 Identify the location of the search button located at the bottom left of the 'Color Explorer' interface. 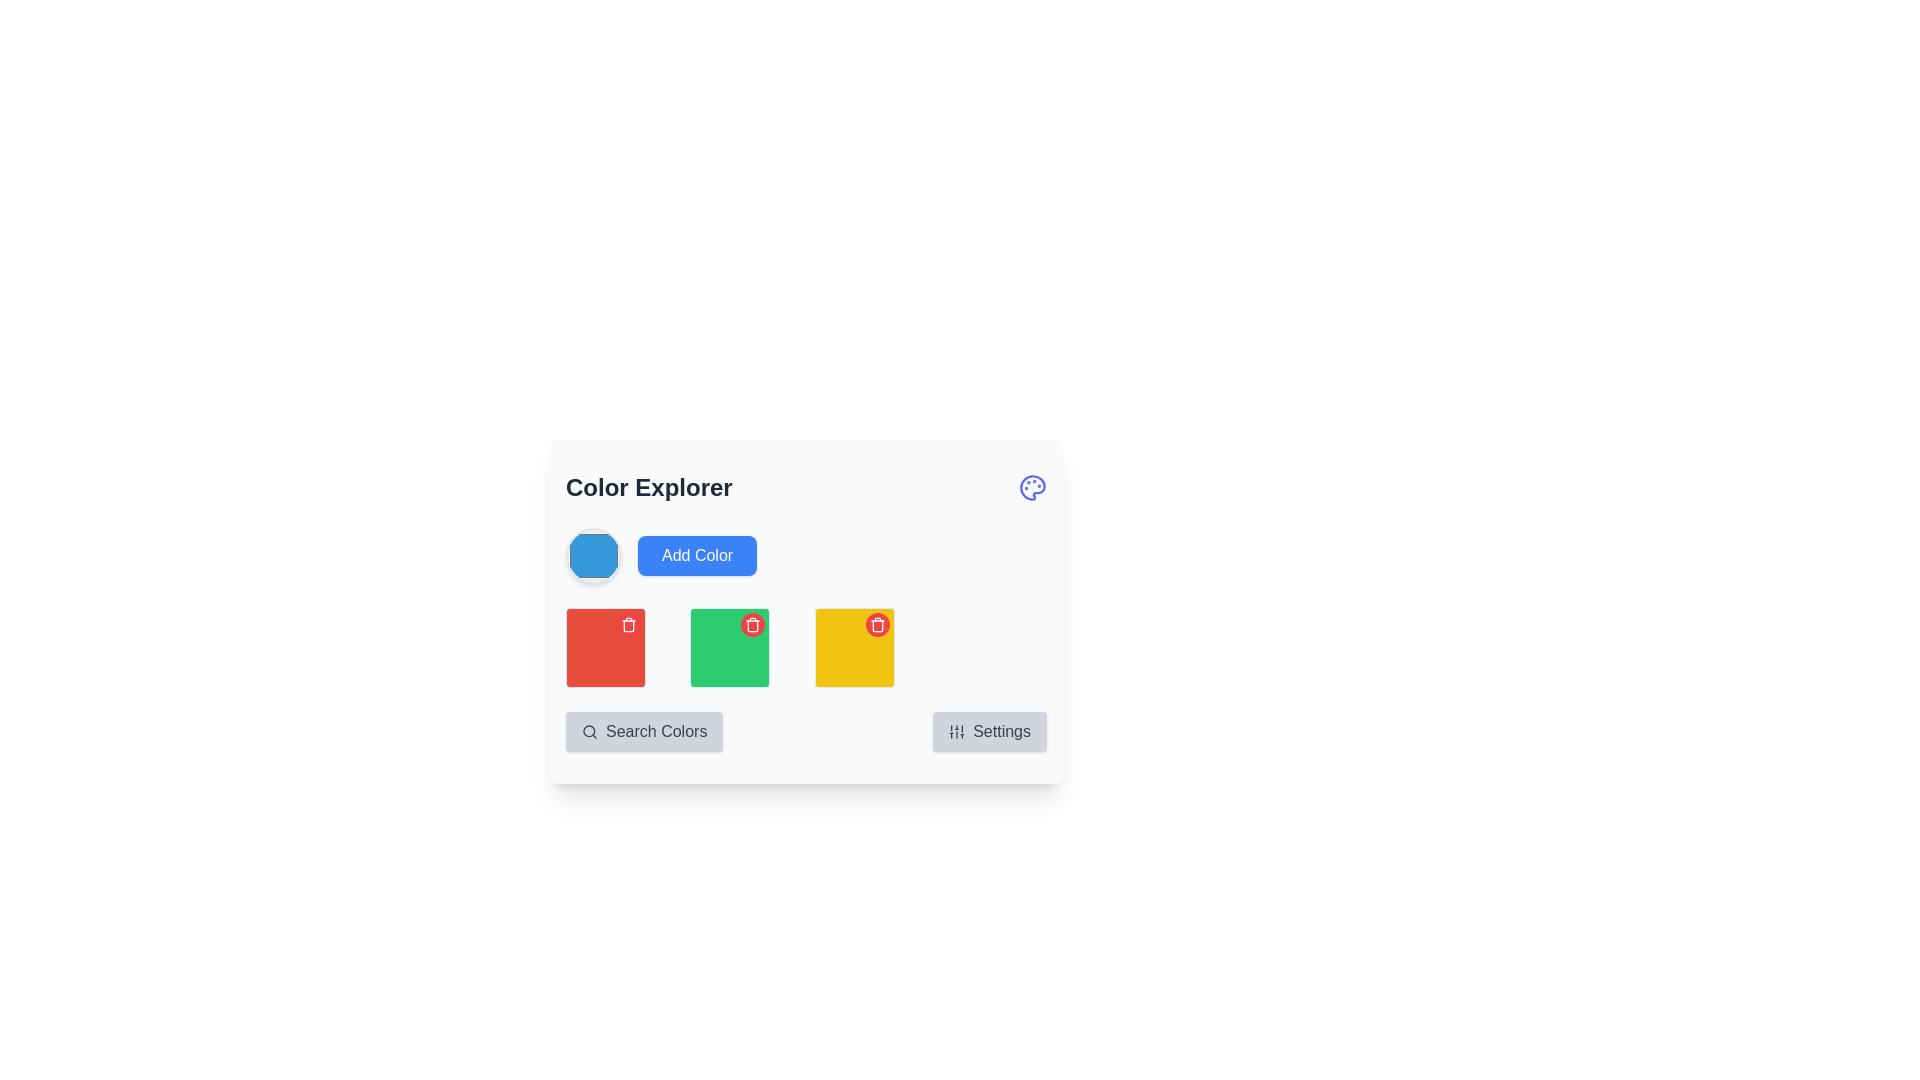
(644, 732).